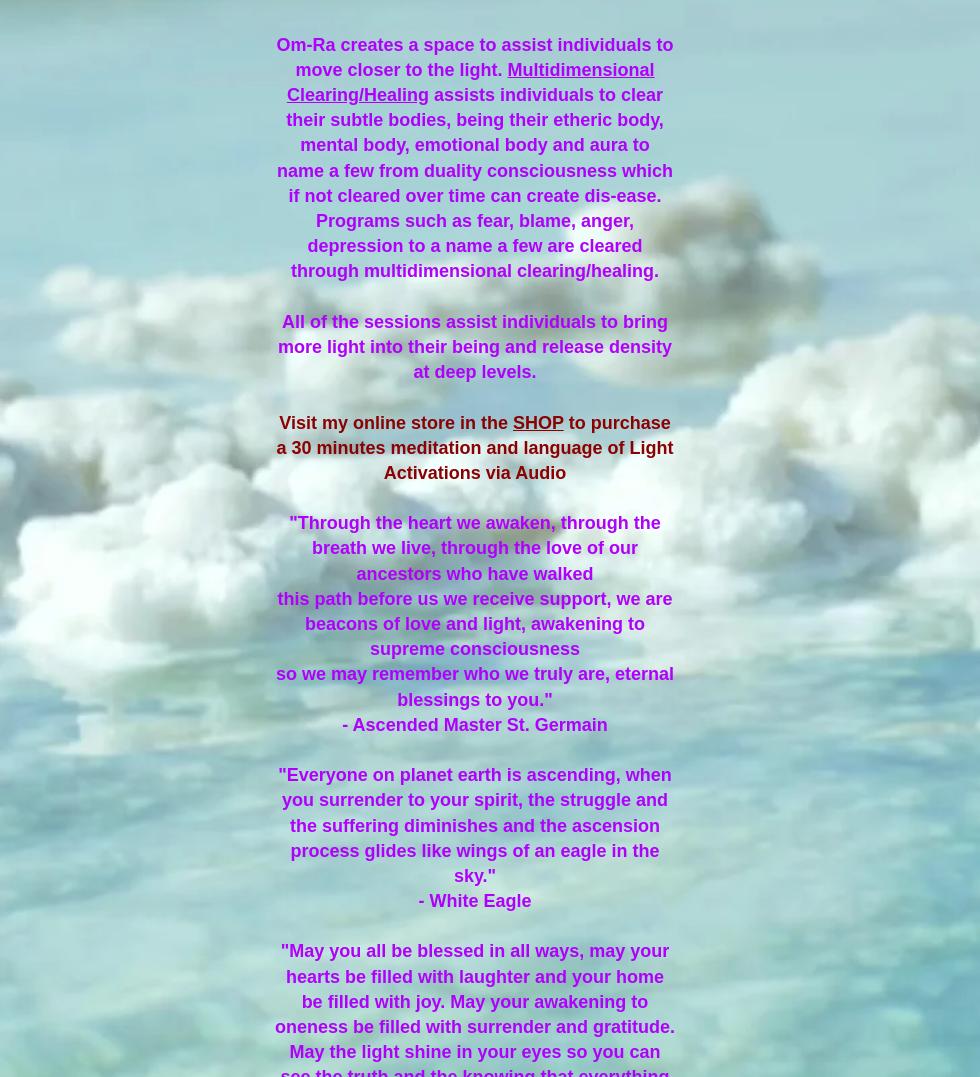  What do you see at coordinates (474, 220) in the screenshot?
I see `'name a few from duality consciousness which if not cleared over time can create dis-ease. Programs such as fear, blame, anger, depression to a name a few are cleared through multidimensional clearing/healing.'` at bounding box center [474, 220].